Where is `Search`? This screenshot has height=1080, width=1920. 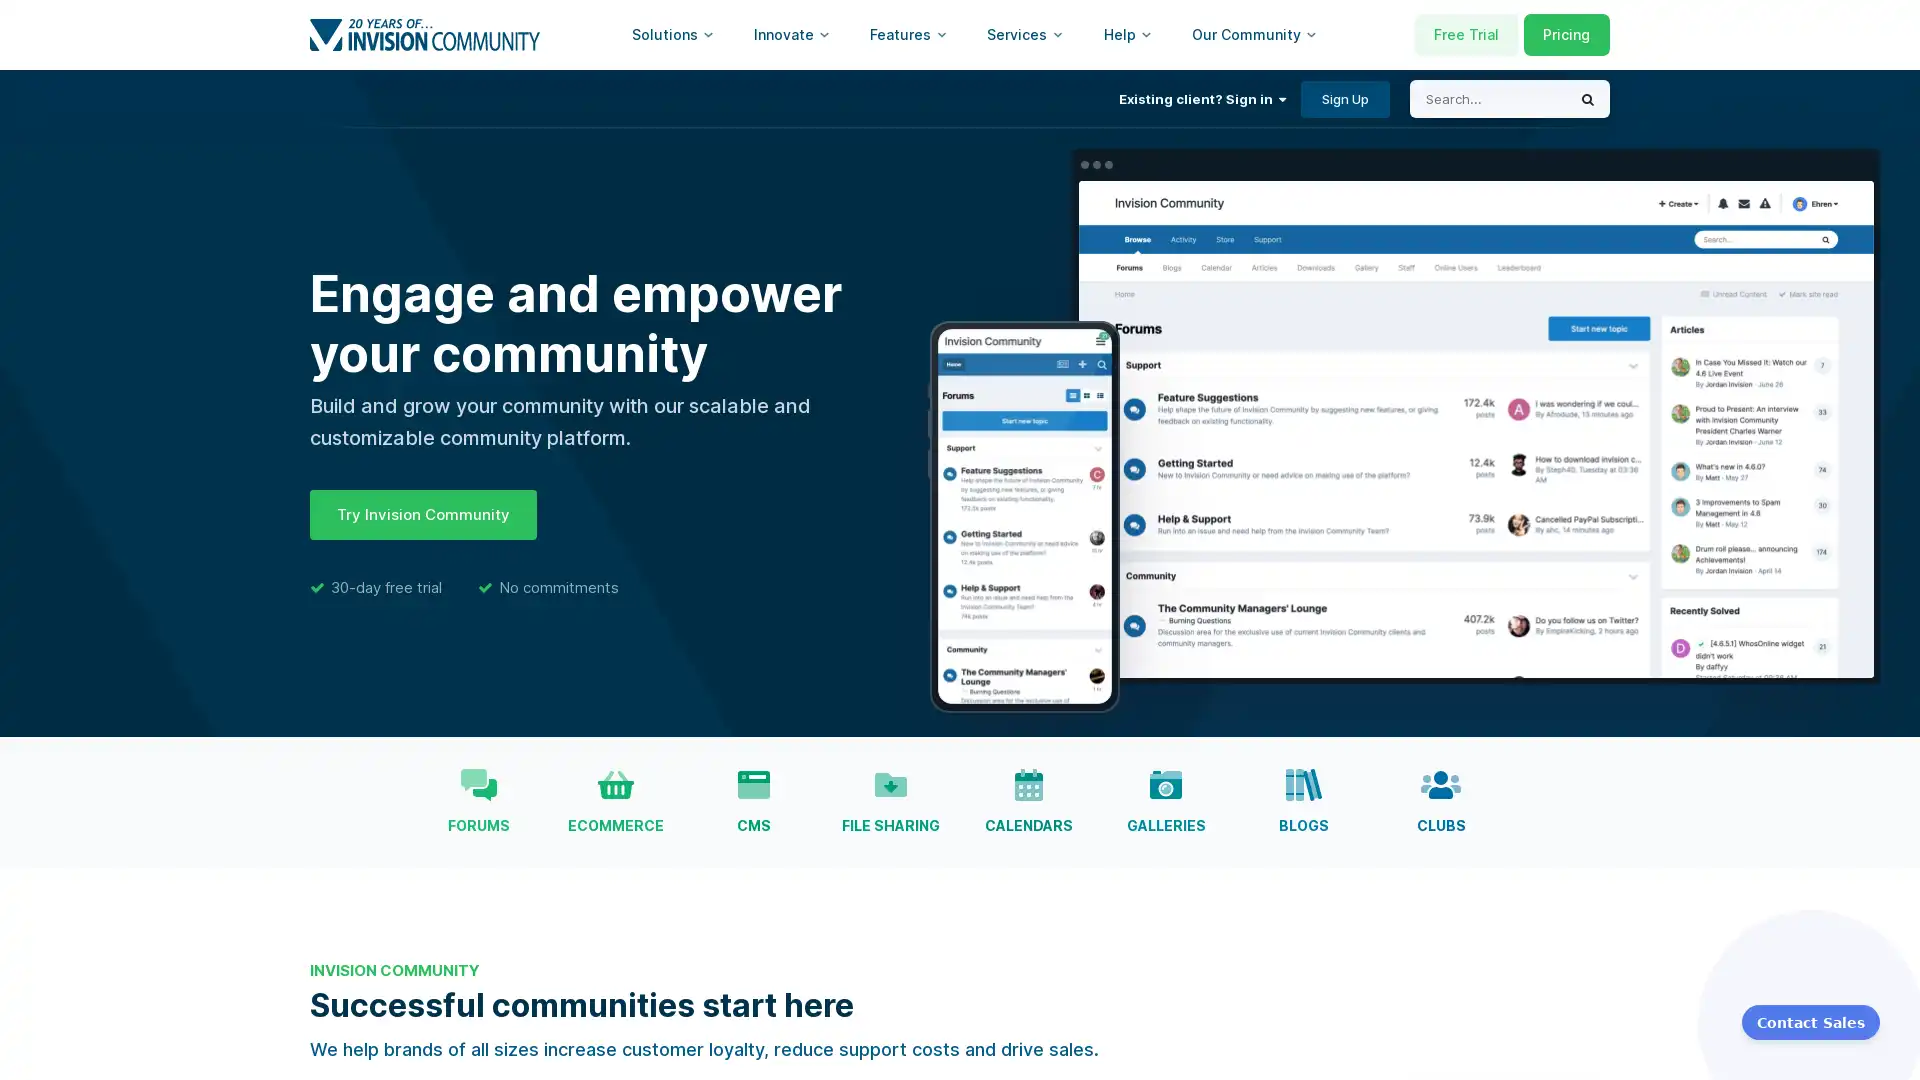 Search is located at coordinates (1587, 99).